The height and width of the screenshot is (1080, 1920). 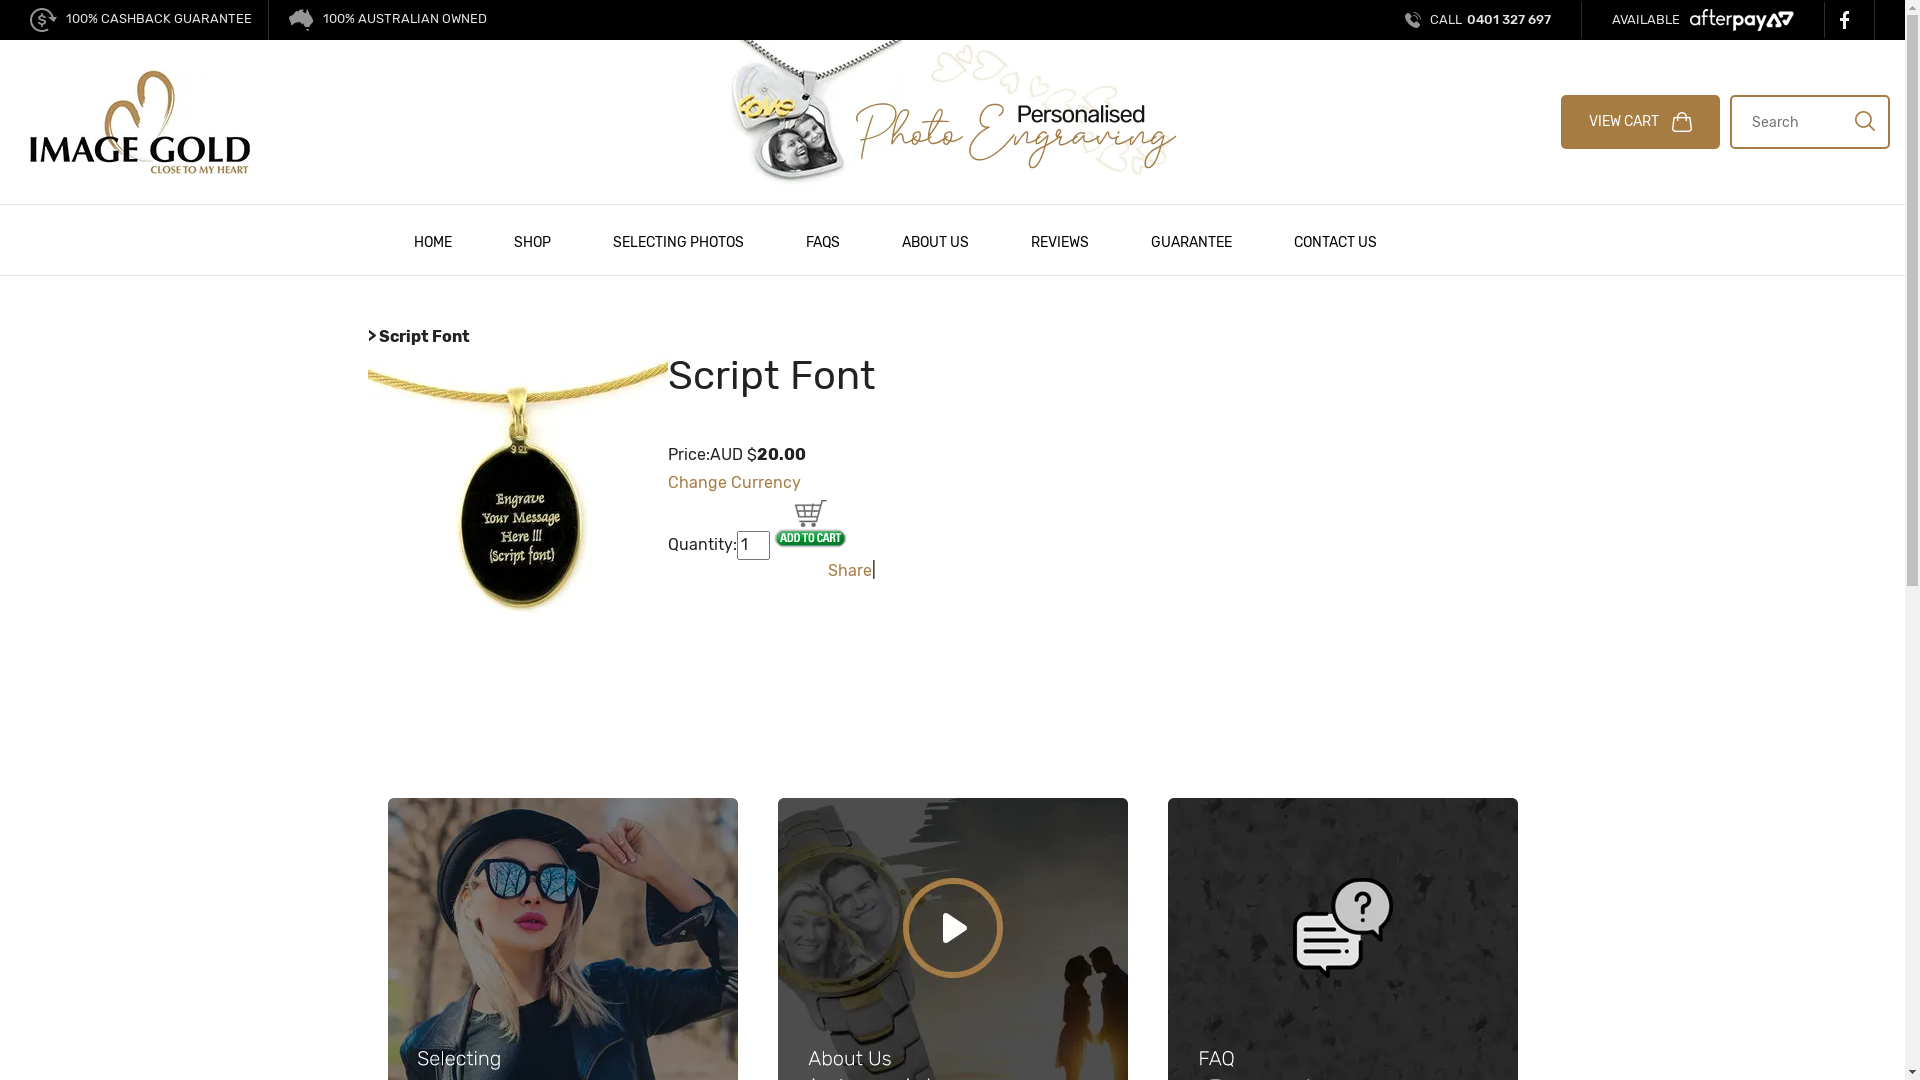 What do you see at coordinates (933, 239) in the screenshot?
I see `'ABOUT US'` at bounding box center [933, 239].